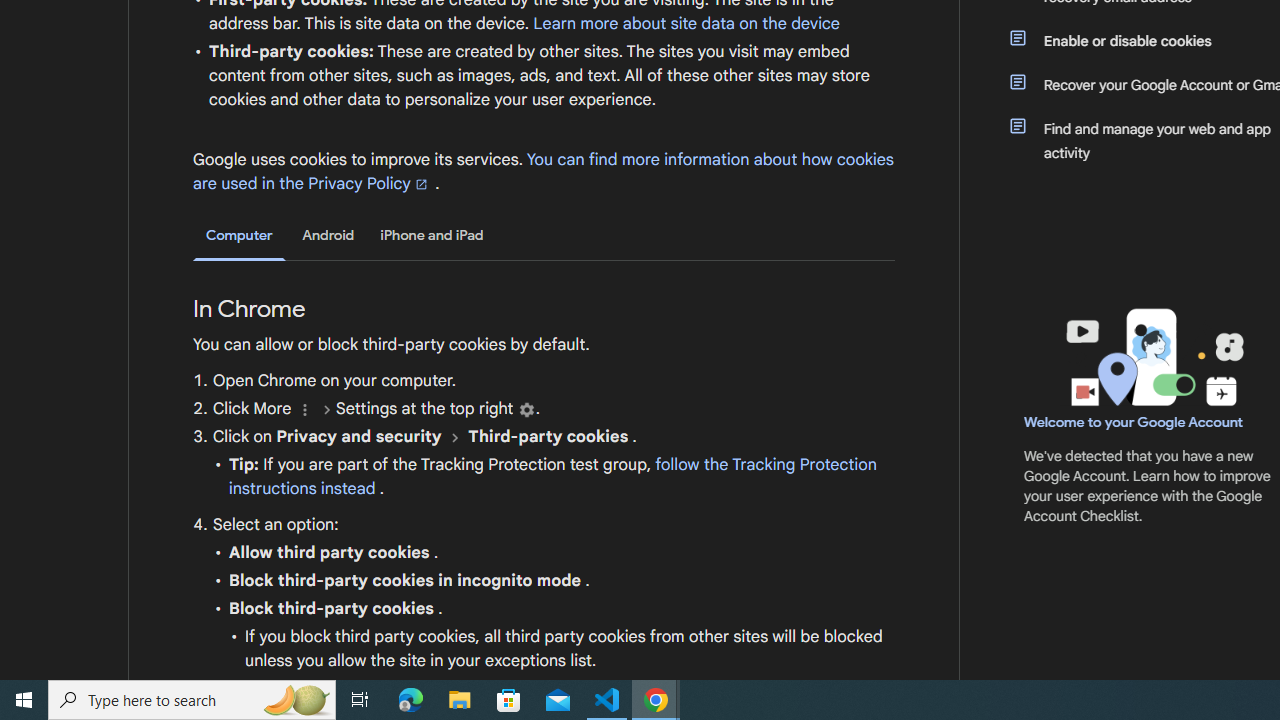 The height and width of the screenshot is (720, 1280). Describe the element at coordinates (552, 477) in the screenshot. I see `'follow the Tracking Protection instructions instead'` at that location.